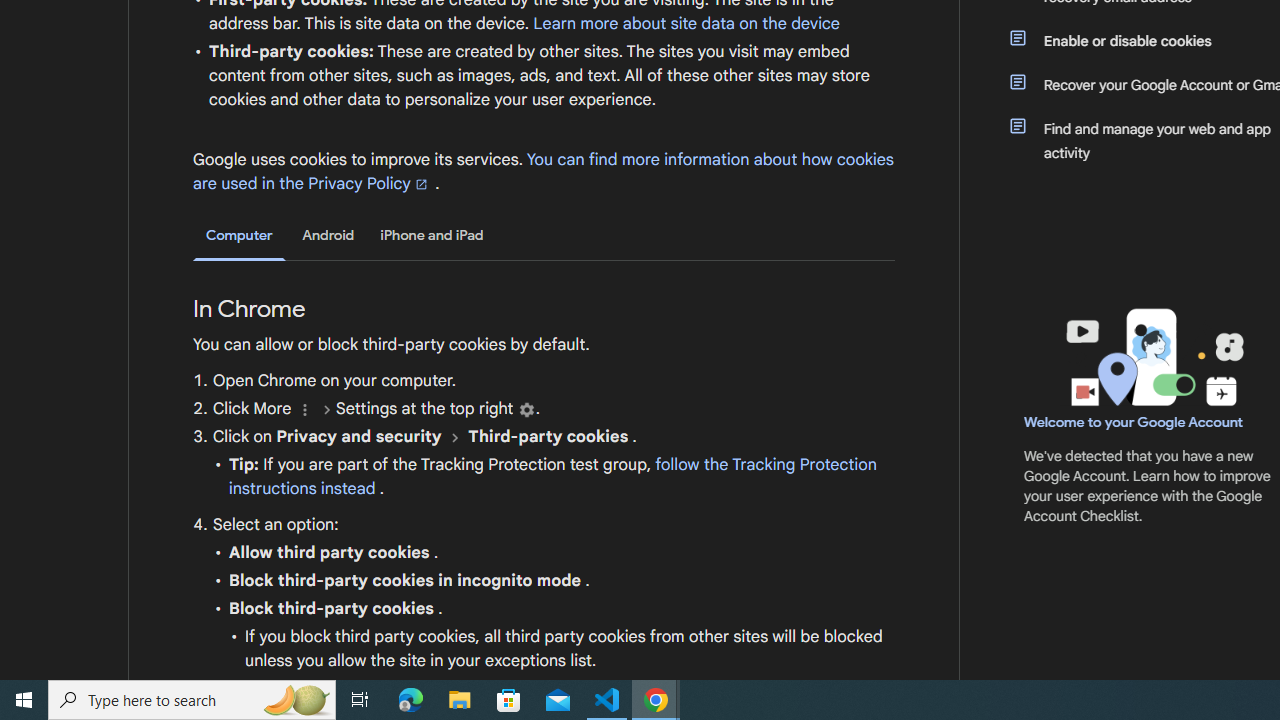 The height and width of the screenshot is (720, 1280). Describe the element at coordinates (552, 477) in the screenshot. I see `'follow the Tracking Protection instructions instead'` at that location.